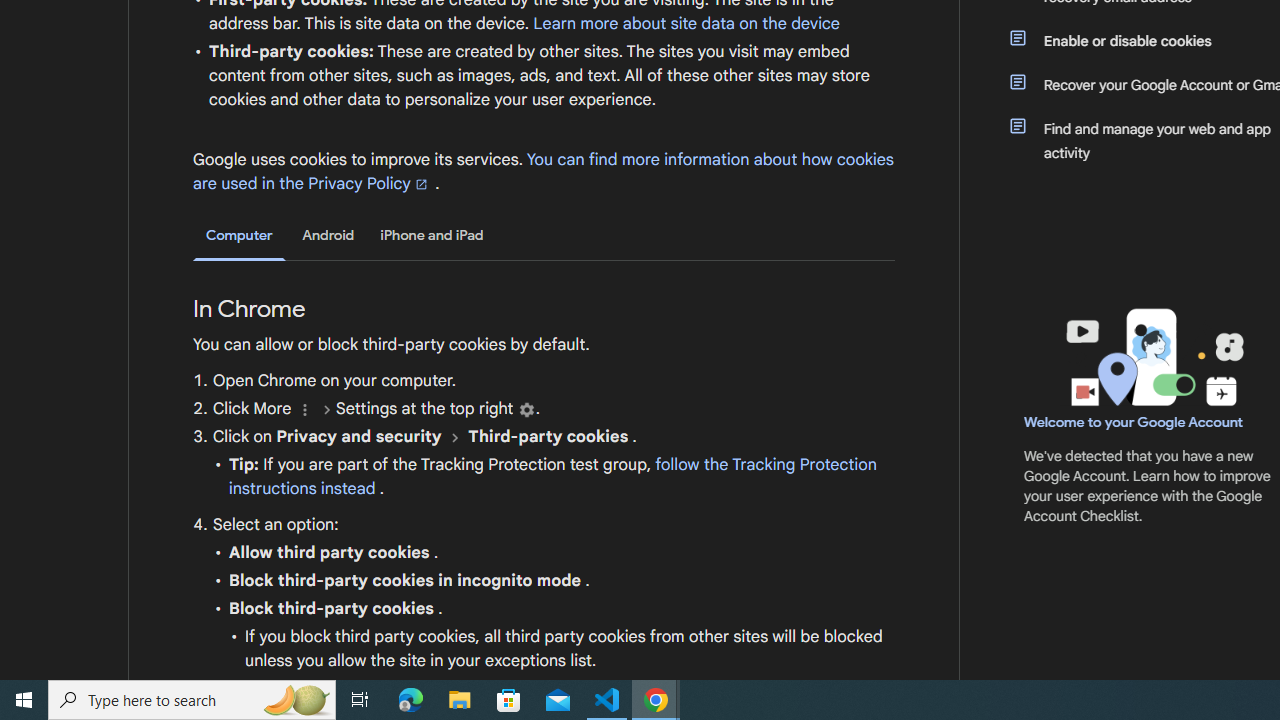 The height and width of the screenshot is (720, 1280). Describe the element at coordinates (552, 477) in the screenshot. I see `'follow the Tracking Protection instructions instead'` at that location.